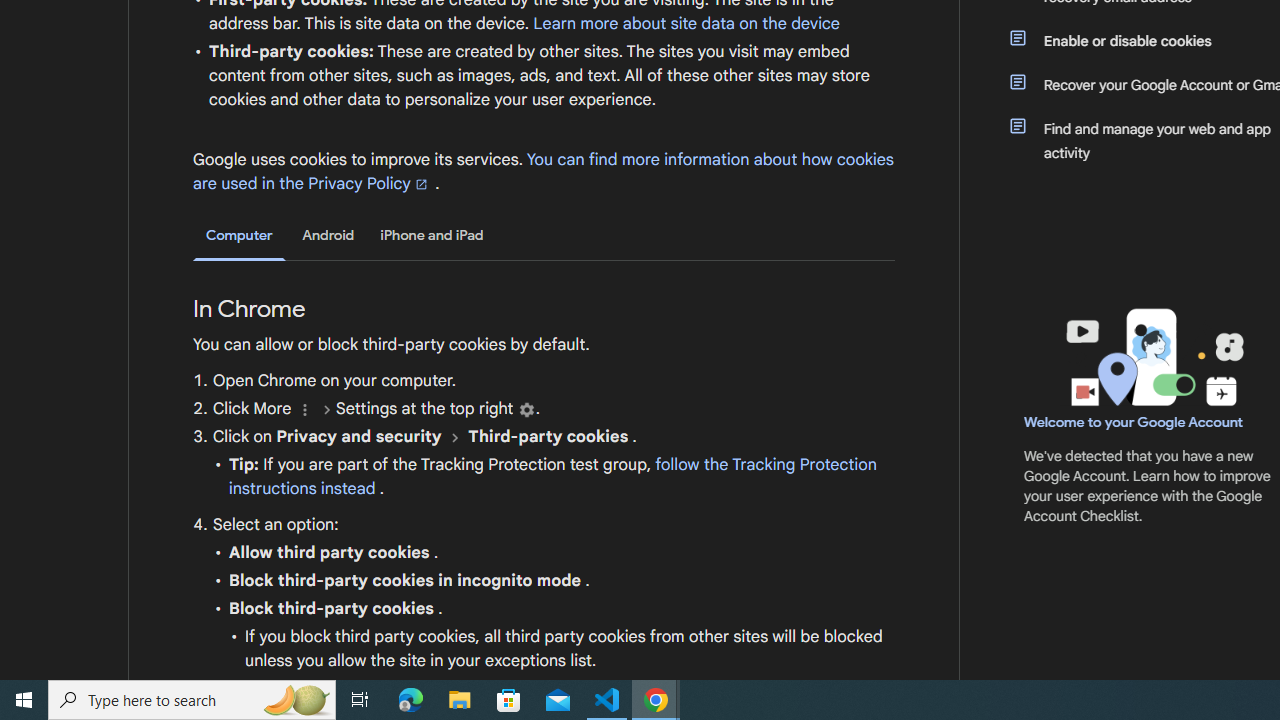 The height and width of the screenshot is (720, 1280). Describe the element at coordinates (552, 477) in the screenshot. I see `'follow the Tracking Protection instructions instead'` at that location.